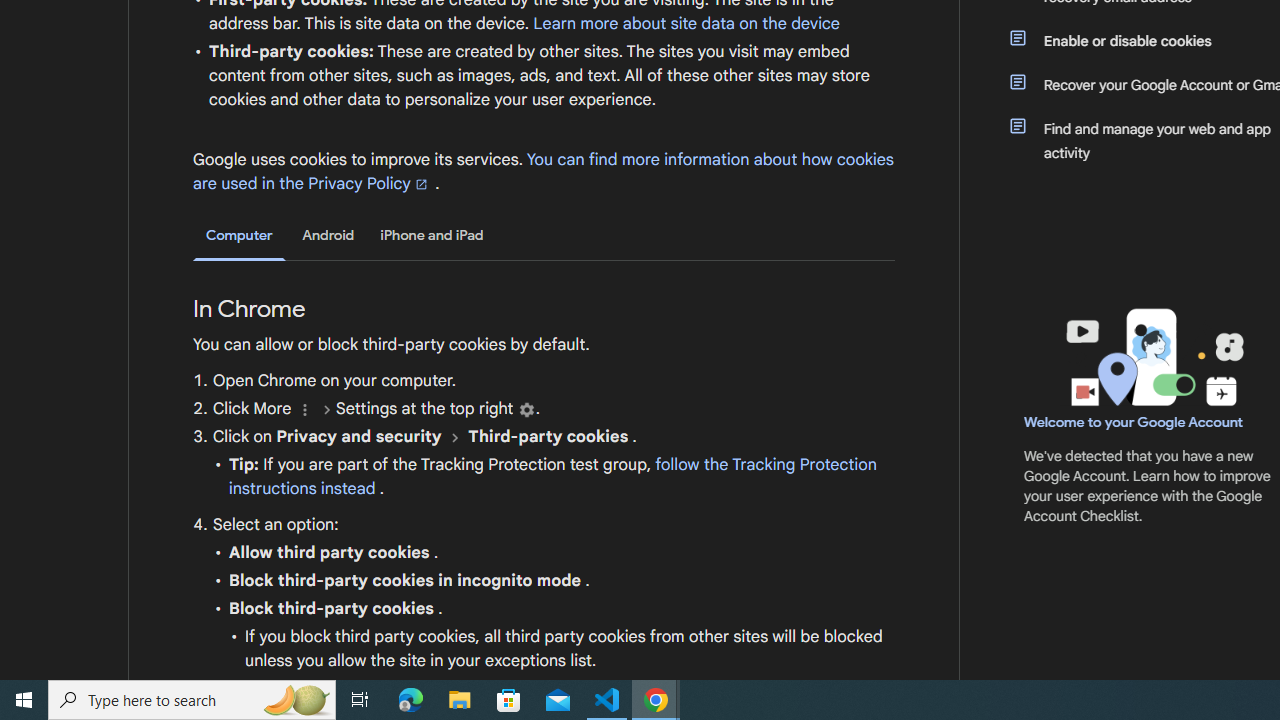 The height and width of the screenshot is (720, 1280). Describe the element at coordinates (552, 477) in the screenshot. I see `'follow the Tracking Protection instructions instead'` at that location.